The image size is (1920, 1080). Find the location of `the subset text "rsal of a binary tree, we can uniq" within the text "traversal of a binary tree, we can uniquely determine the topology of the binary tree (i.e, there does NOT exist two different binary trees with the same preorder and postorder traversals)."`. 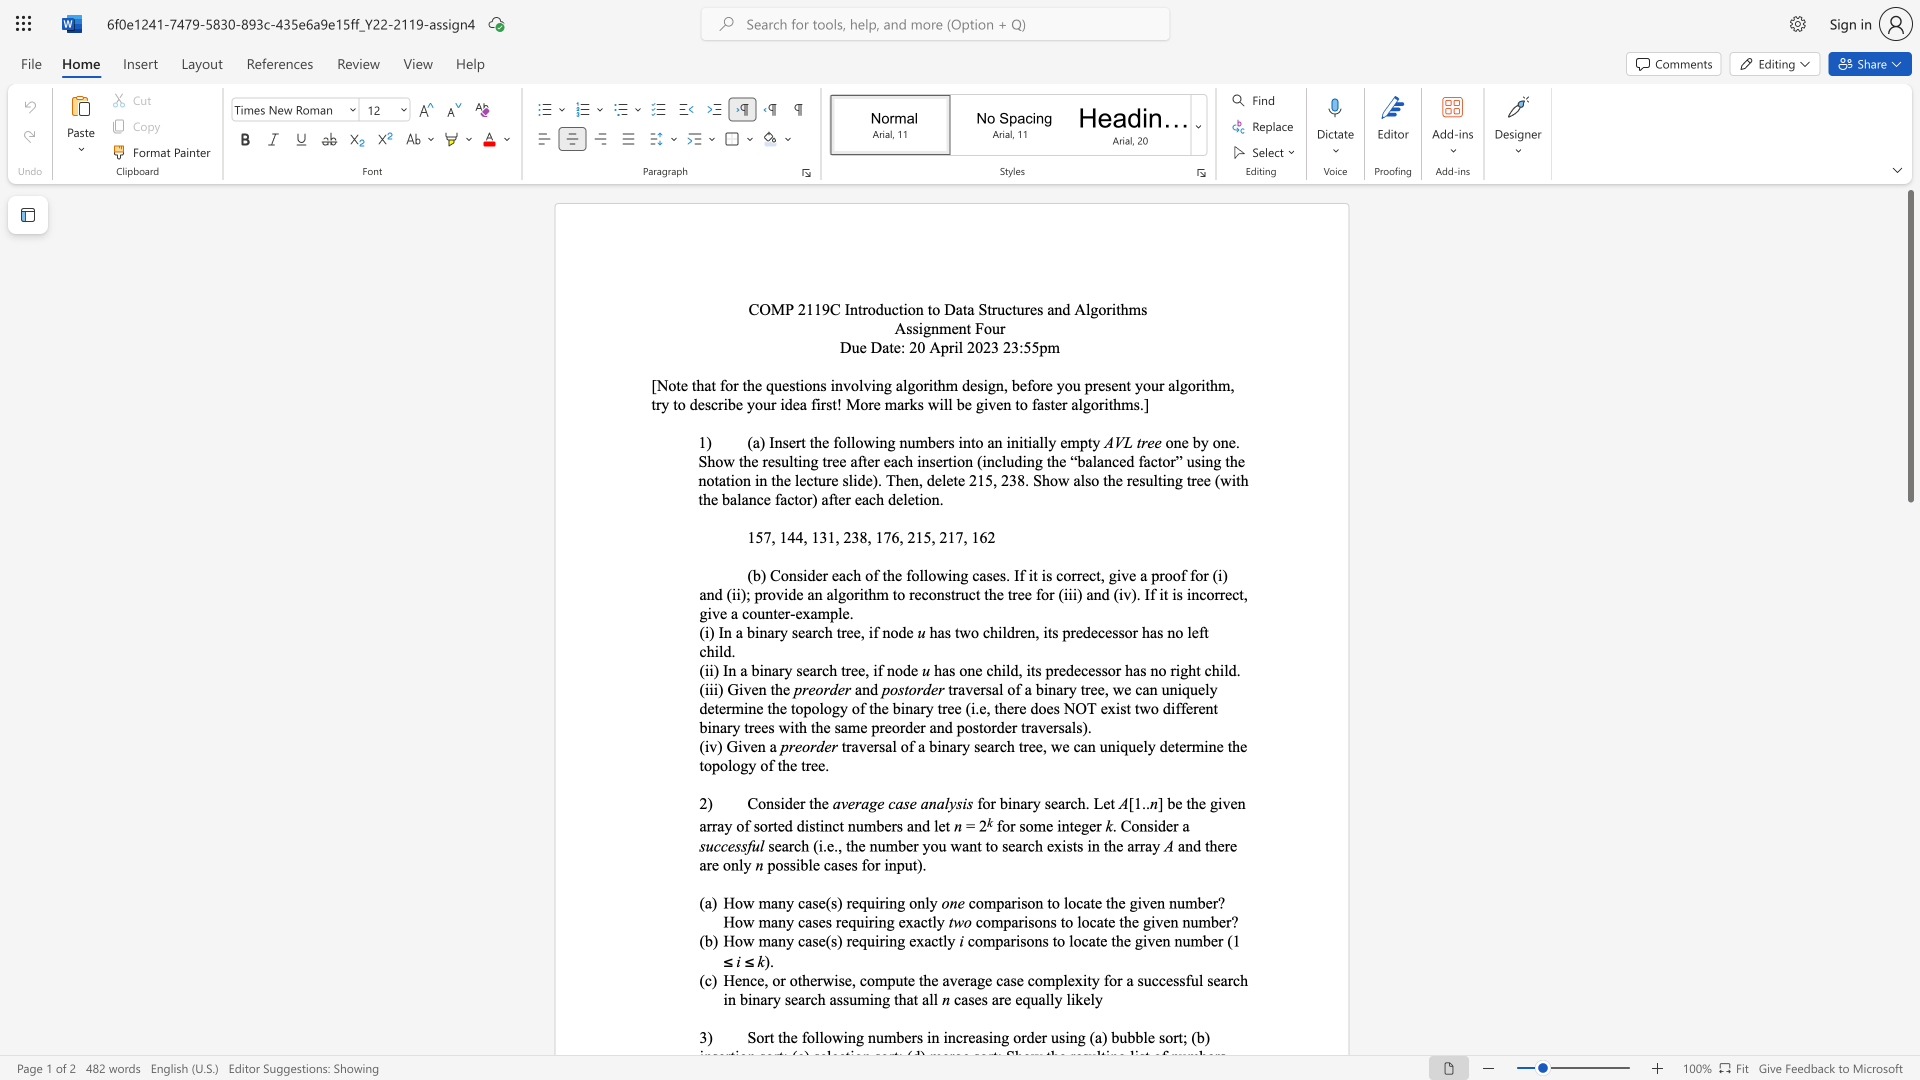

the subset text "rsal of a binary tree, we can uniq" within the text "traversal of a binary tree, we can uniquely determine the topology of the binary tree (i.e, there does NOT exist two different binary trees with the same preorder and postorder traversals)." is located at coordinates (980, 688).